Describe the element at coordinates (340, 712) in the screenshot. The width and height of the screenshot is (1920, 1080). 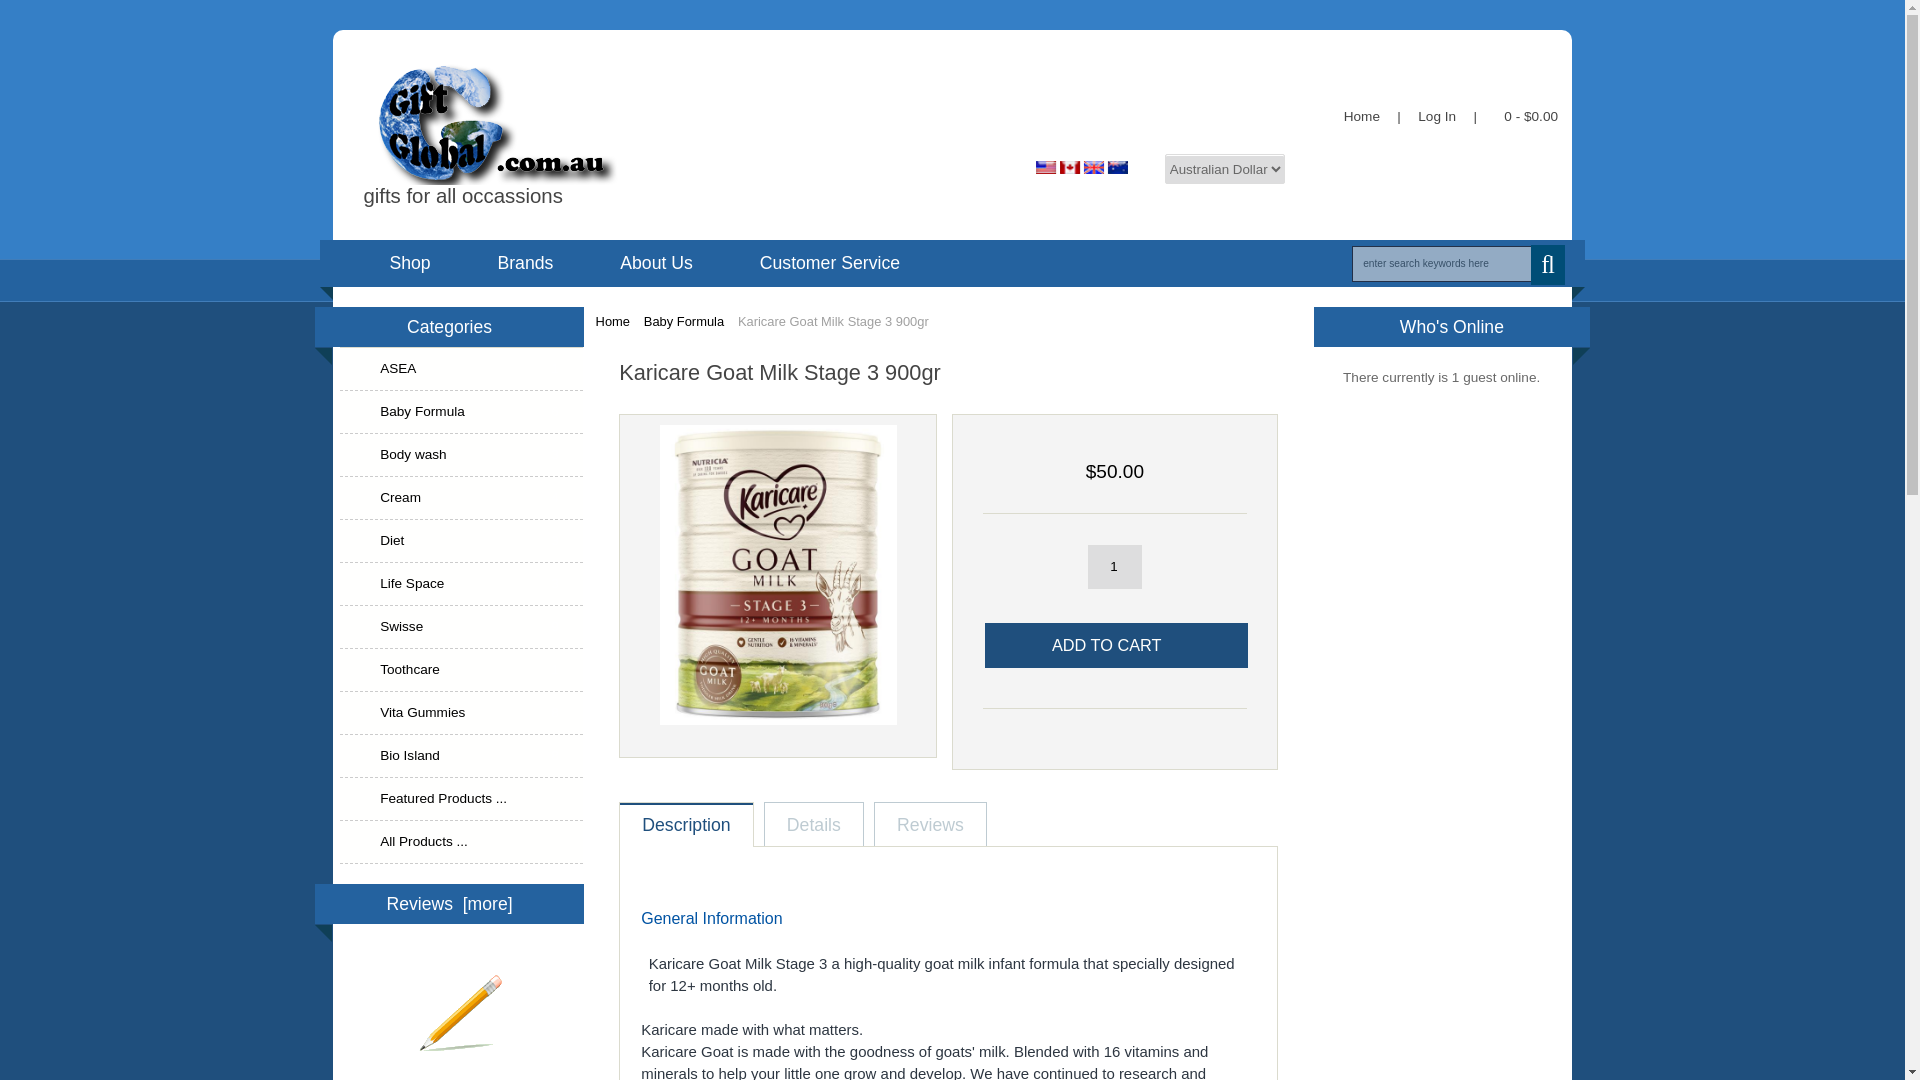
I see `'Vita Gummies` at that location.